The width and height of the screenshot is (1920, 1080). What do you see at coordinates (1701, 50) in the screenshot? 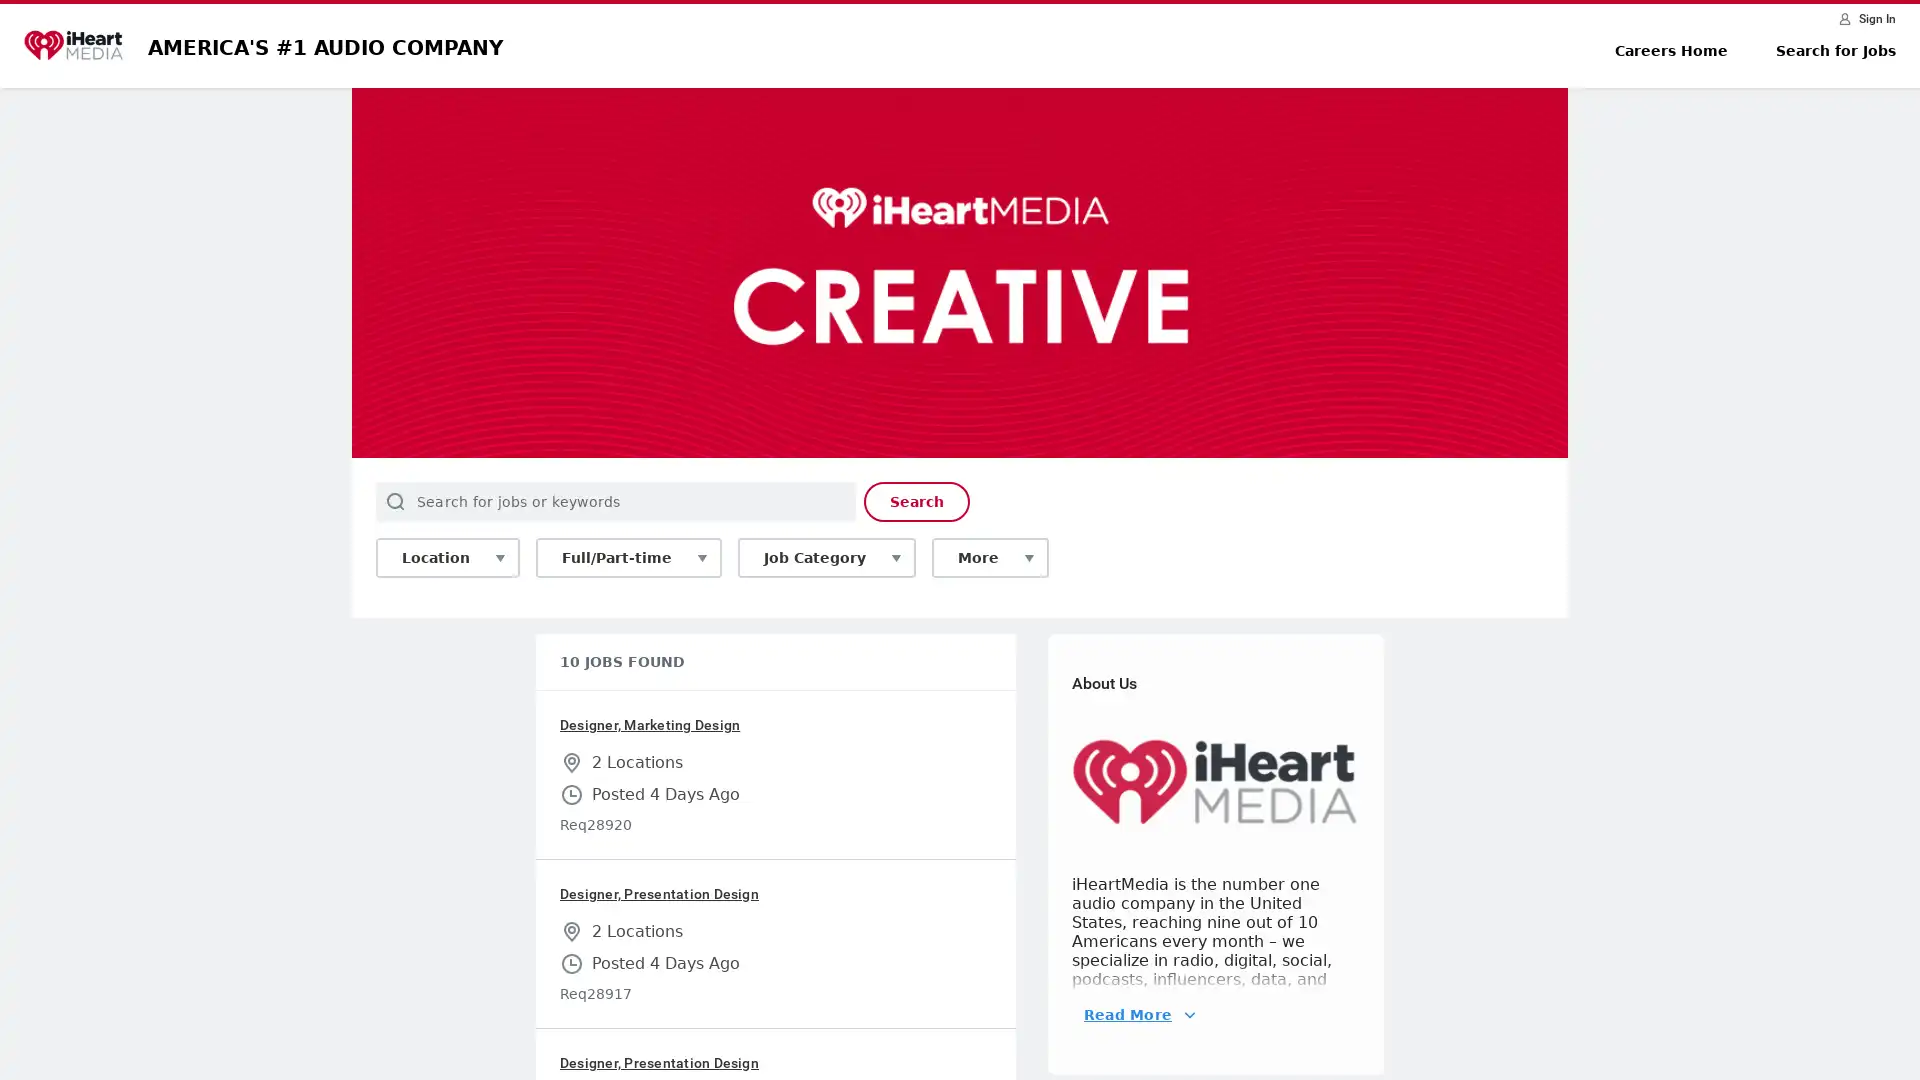
I see `Careers Home` at bounding box center [1701, 50].